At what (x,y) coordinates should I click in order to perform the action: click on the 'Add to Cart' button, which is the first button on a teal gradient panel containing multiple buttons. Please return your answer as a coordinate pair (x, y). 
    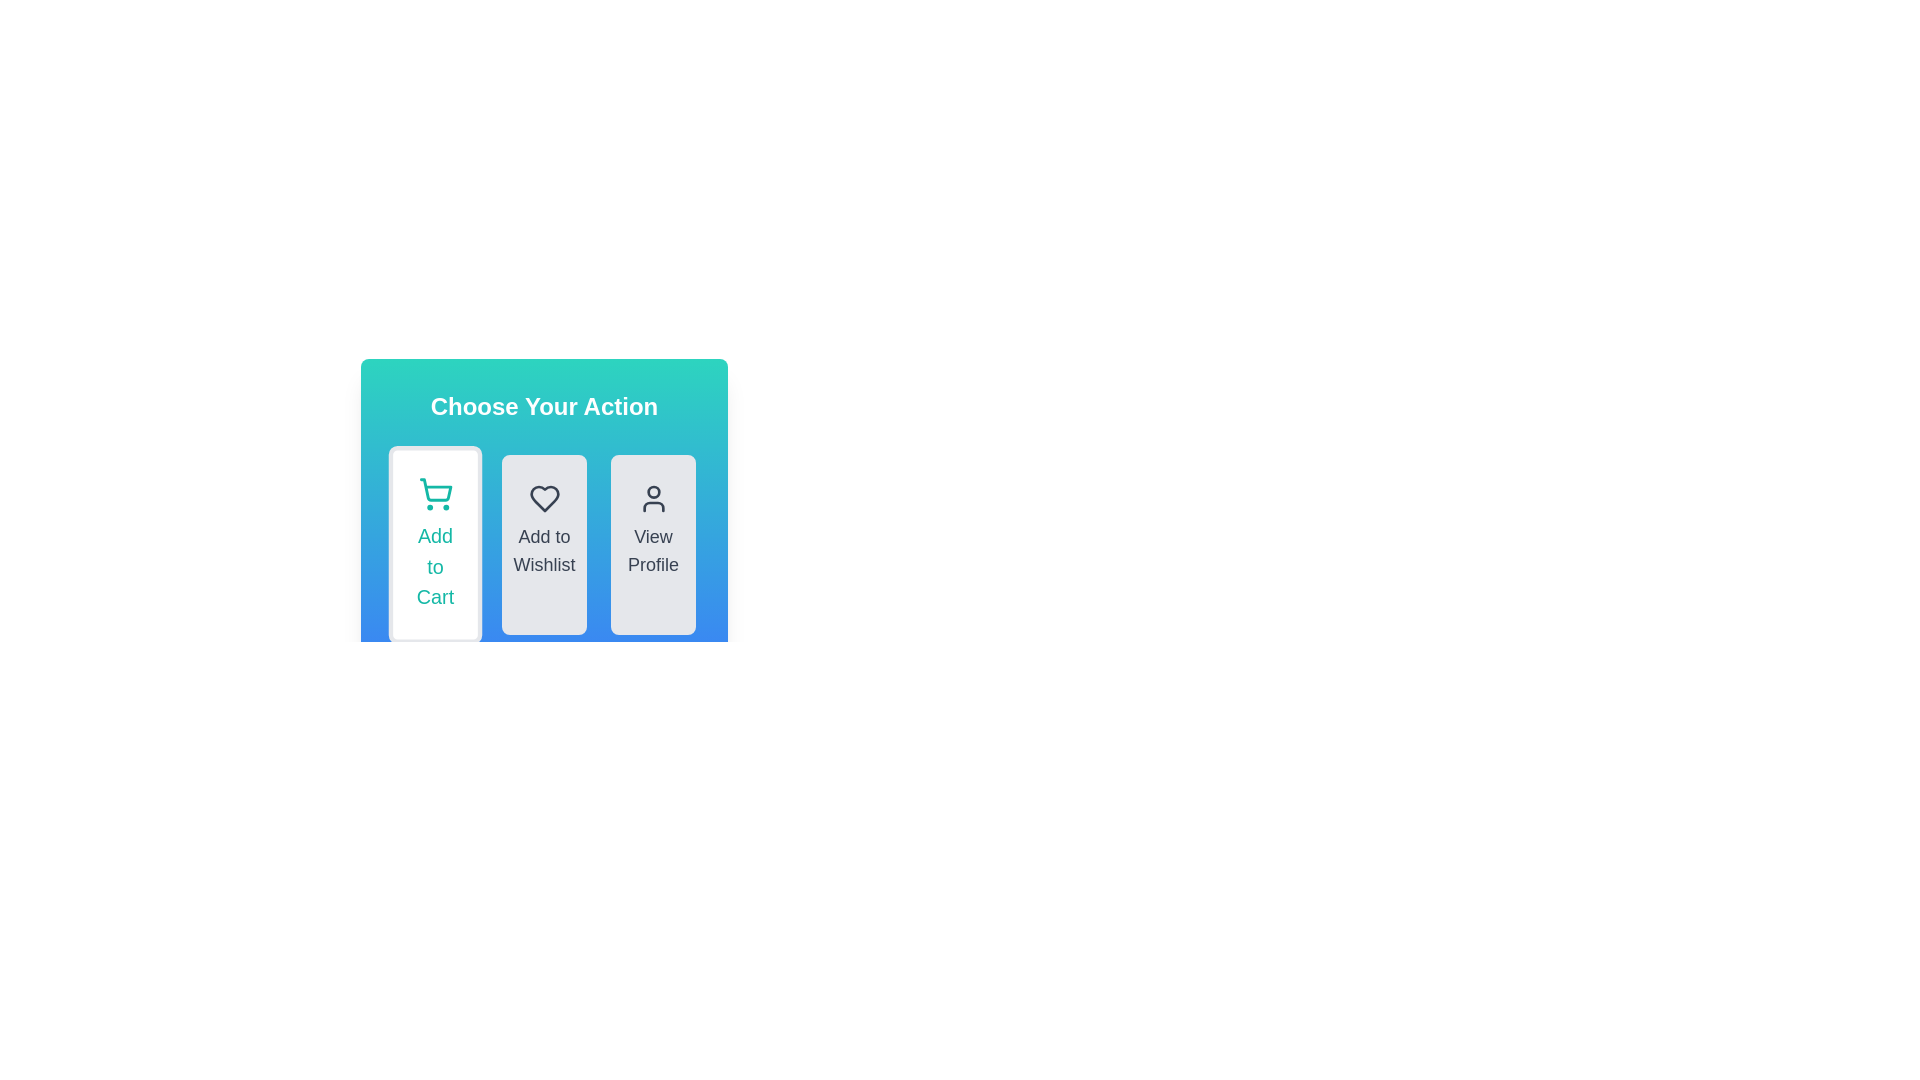
    Looking at the image, I should click on (544, 488).